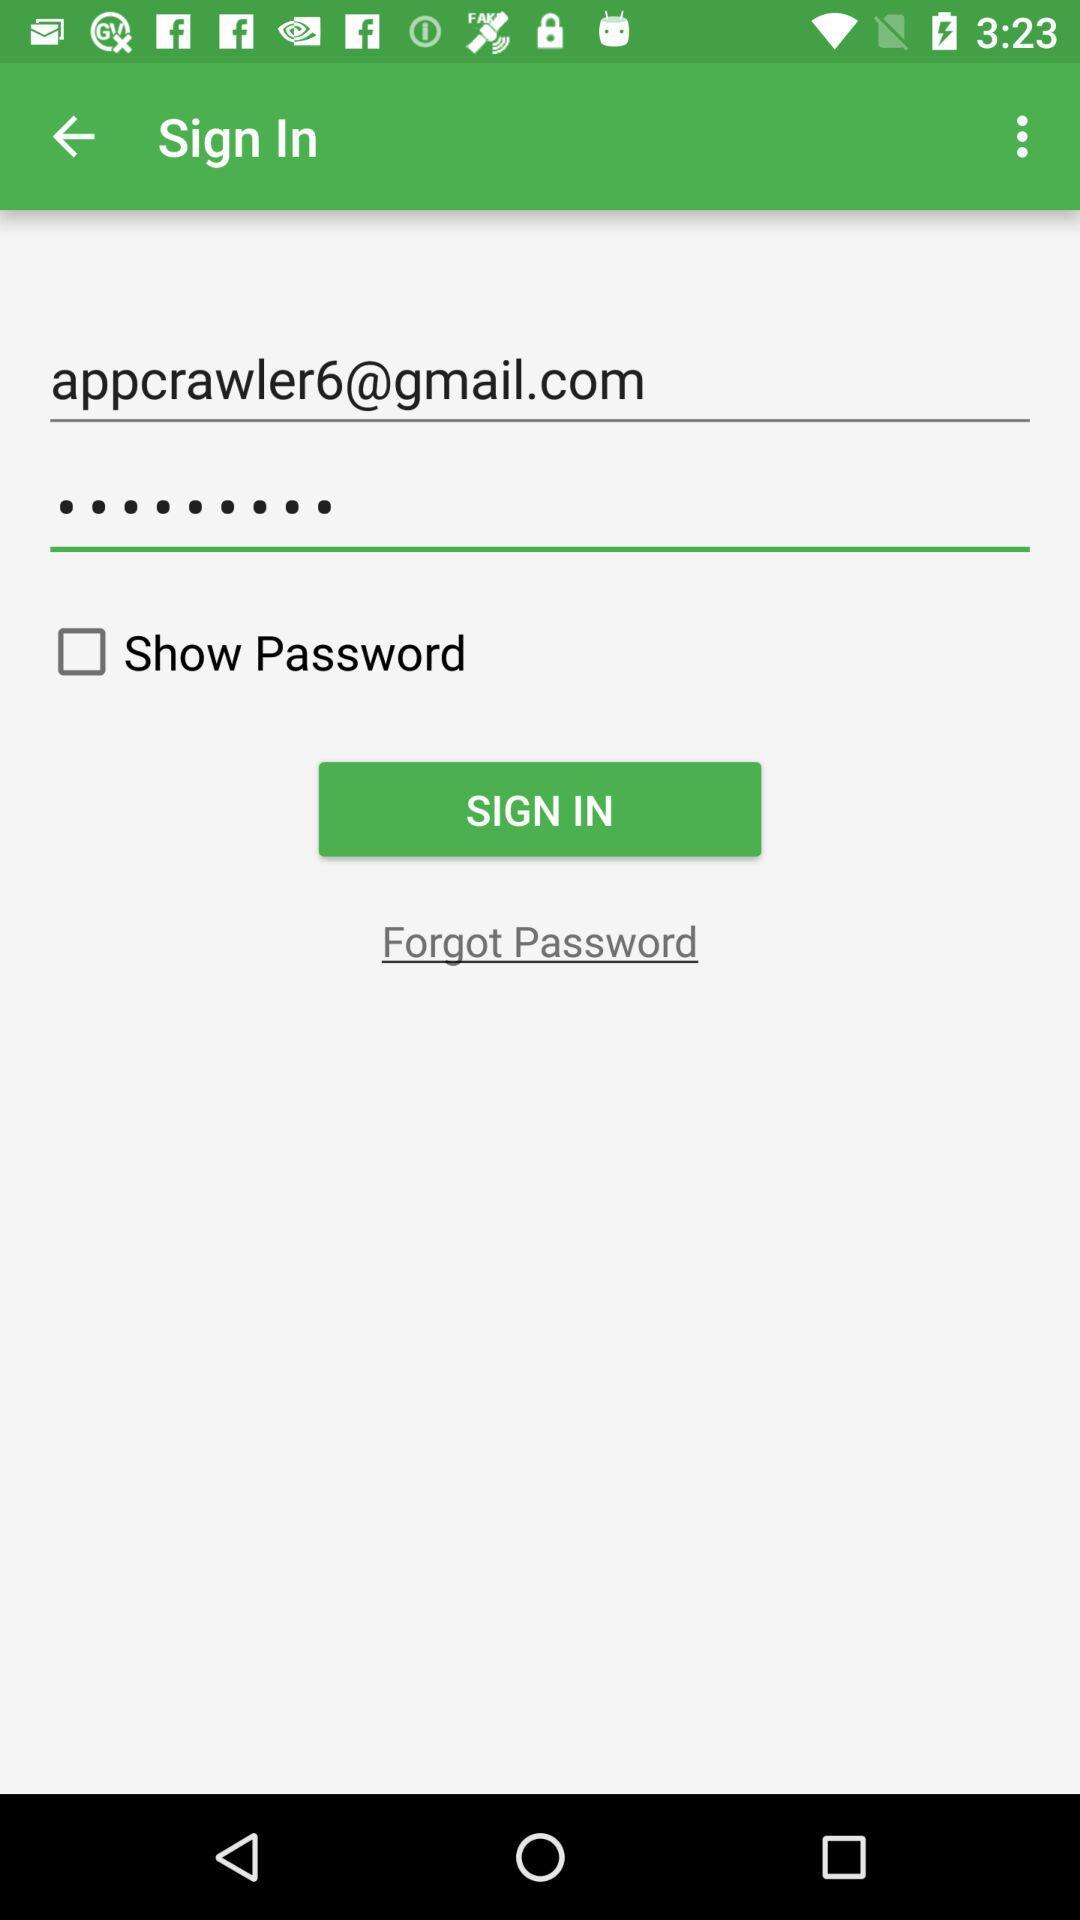  What do you see at coordinates (540, 378) in the screenshot?
I see `item above the crowd3116 item` at bounding box center [540, 378].